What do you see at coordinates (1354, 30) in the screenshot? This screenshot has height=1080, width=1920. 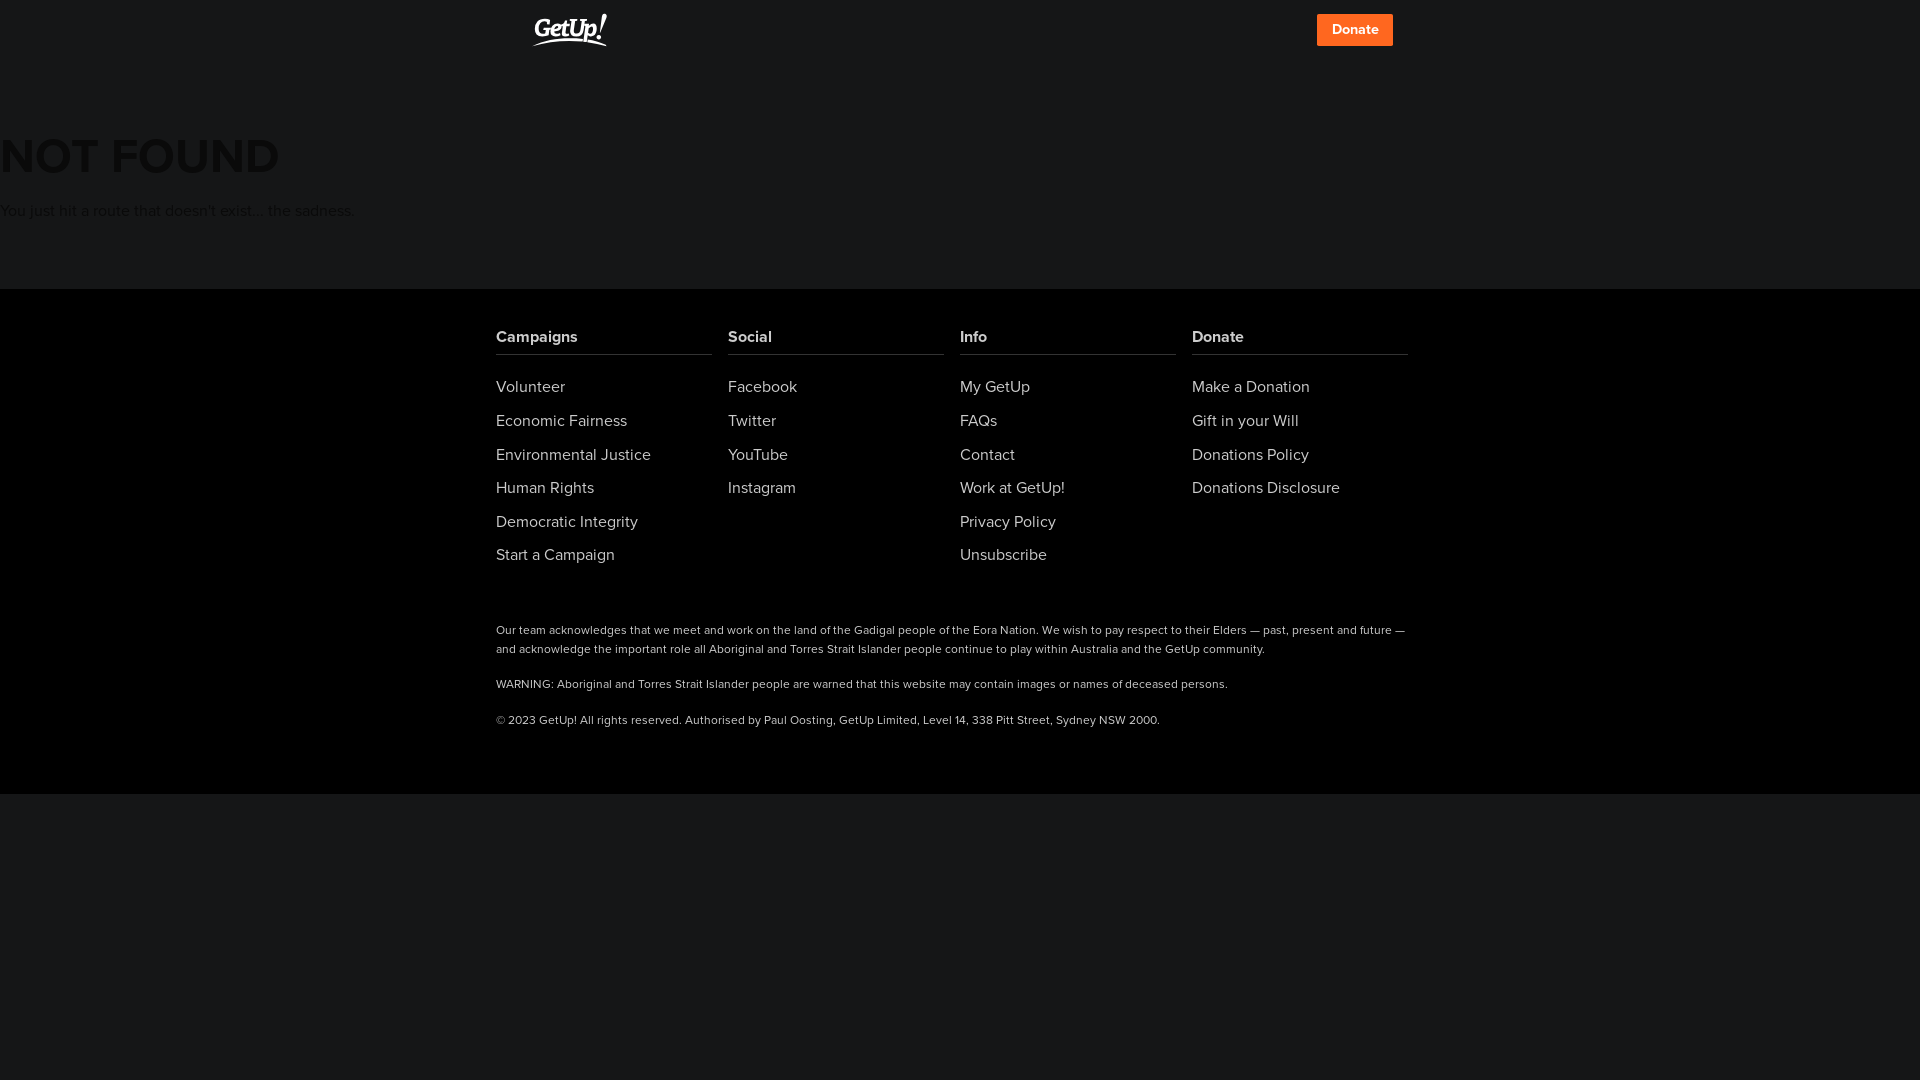 I see `'Donate'` at bounding box center [1354, 30].